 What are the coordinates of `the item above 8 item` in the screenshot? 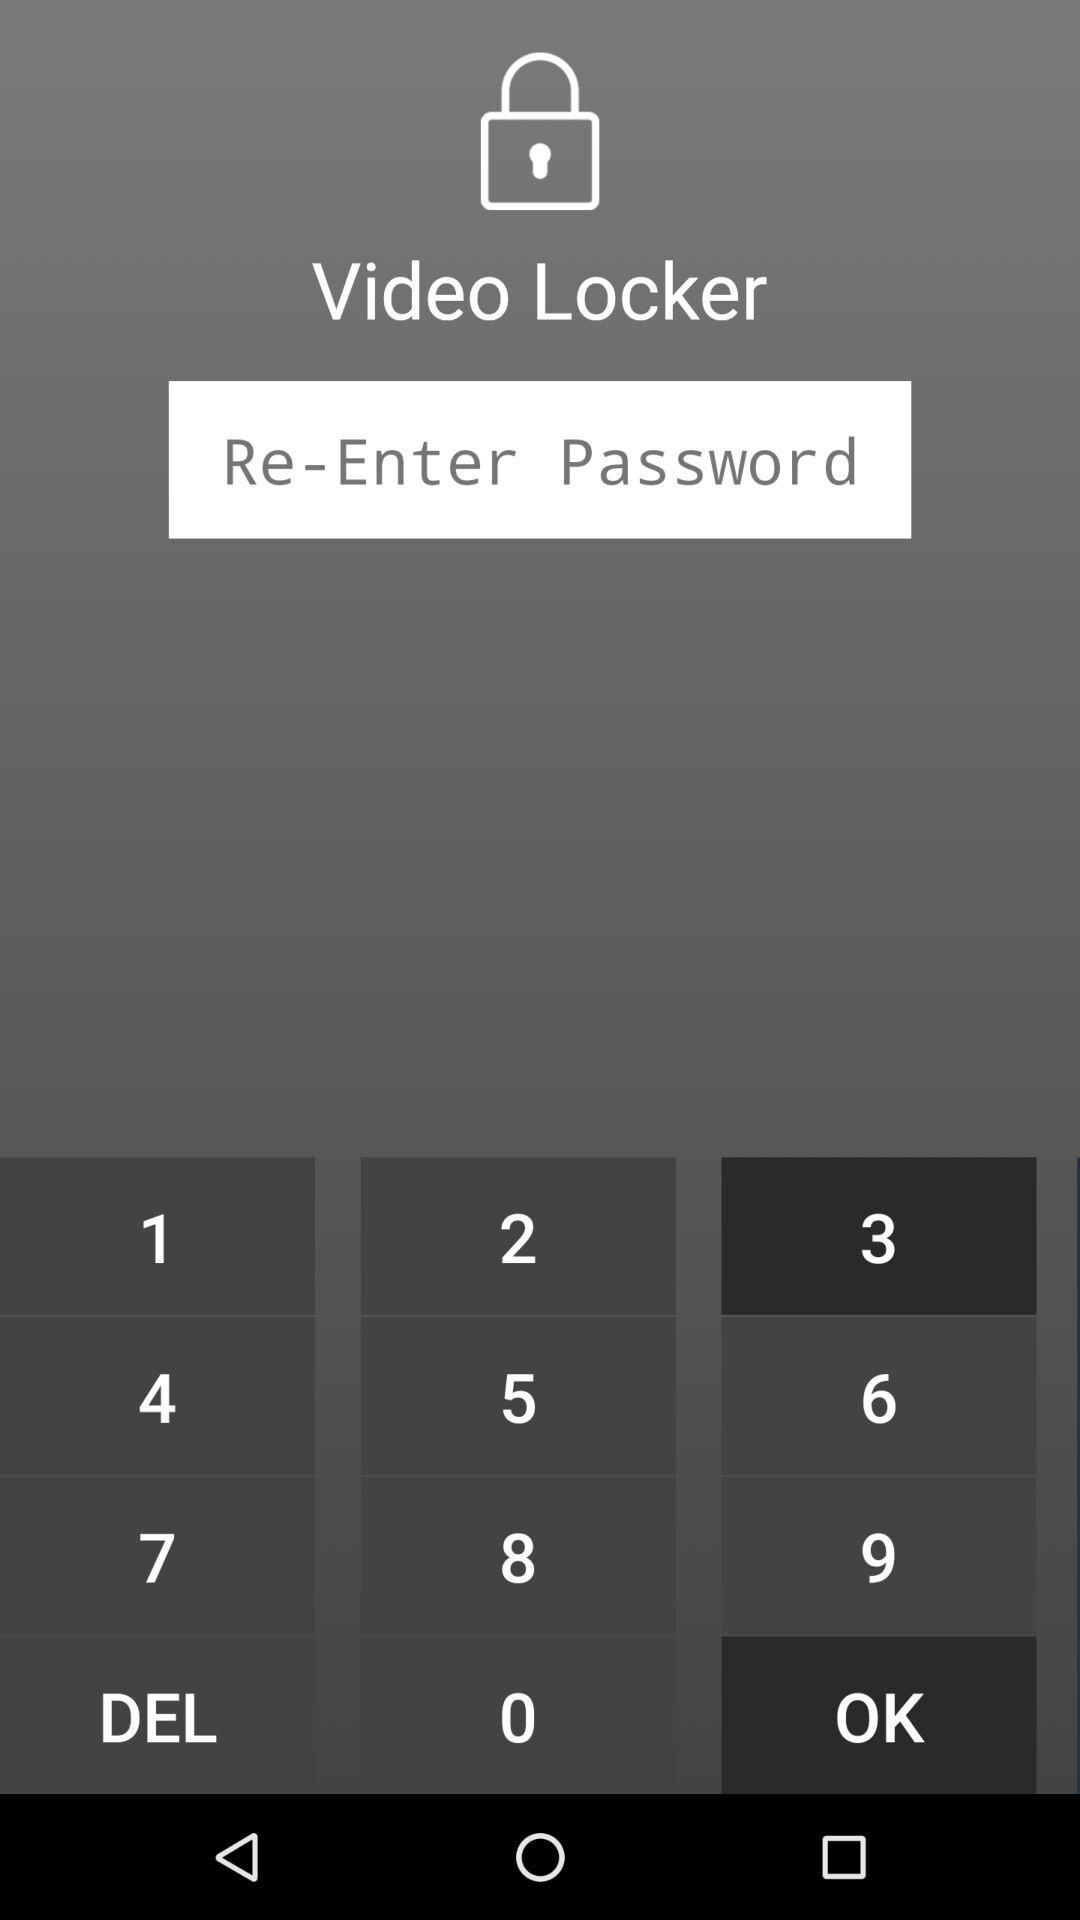 It's located at (517, 1394).